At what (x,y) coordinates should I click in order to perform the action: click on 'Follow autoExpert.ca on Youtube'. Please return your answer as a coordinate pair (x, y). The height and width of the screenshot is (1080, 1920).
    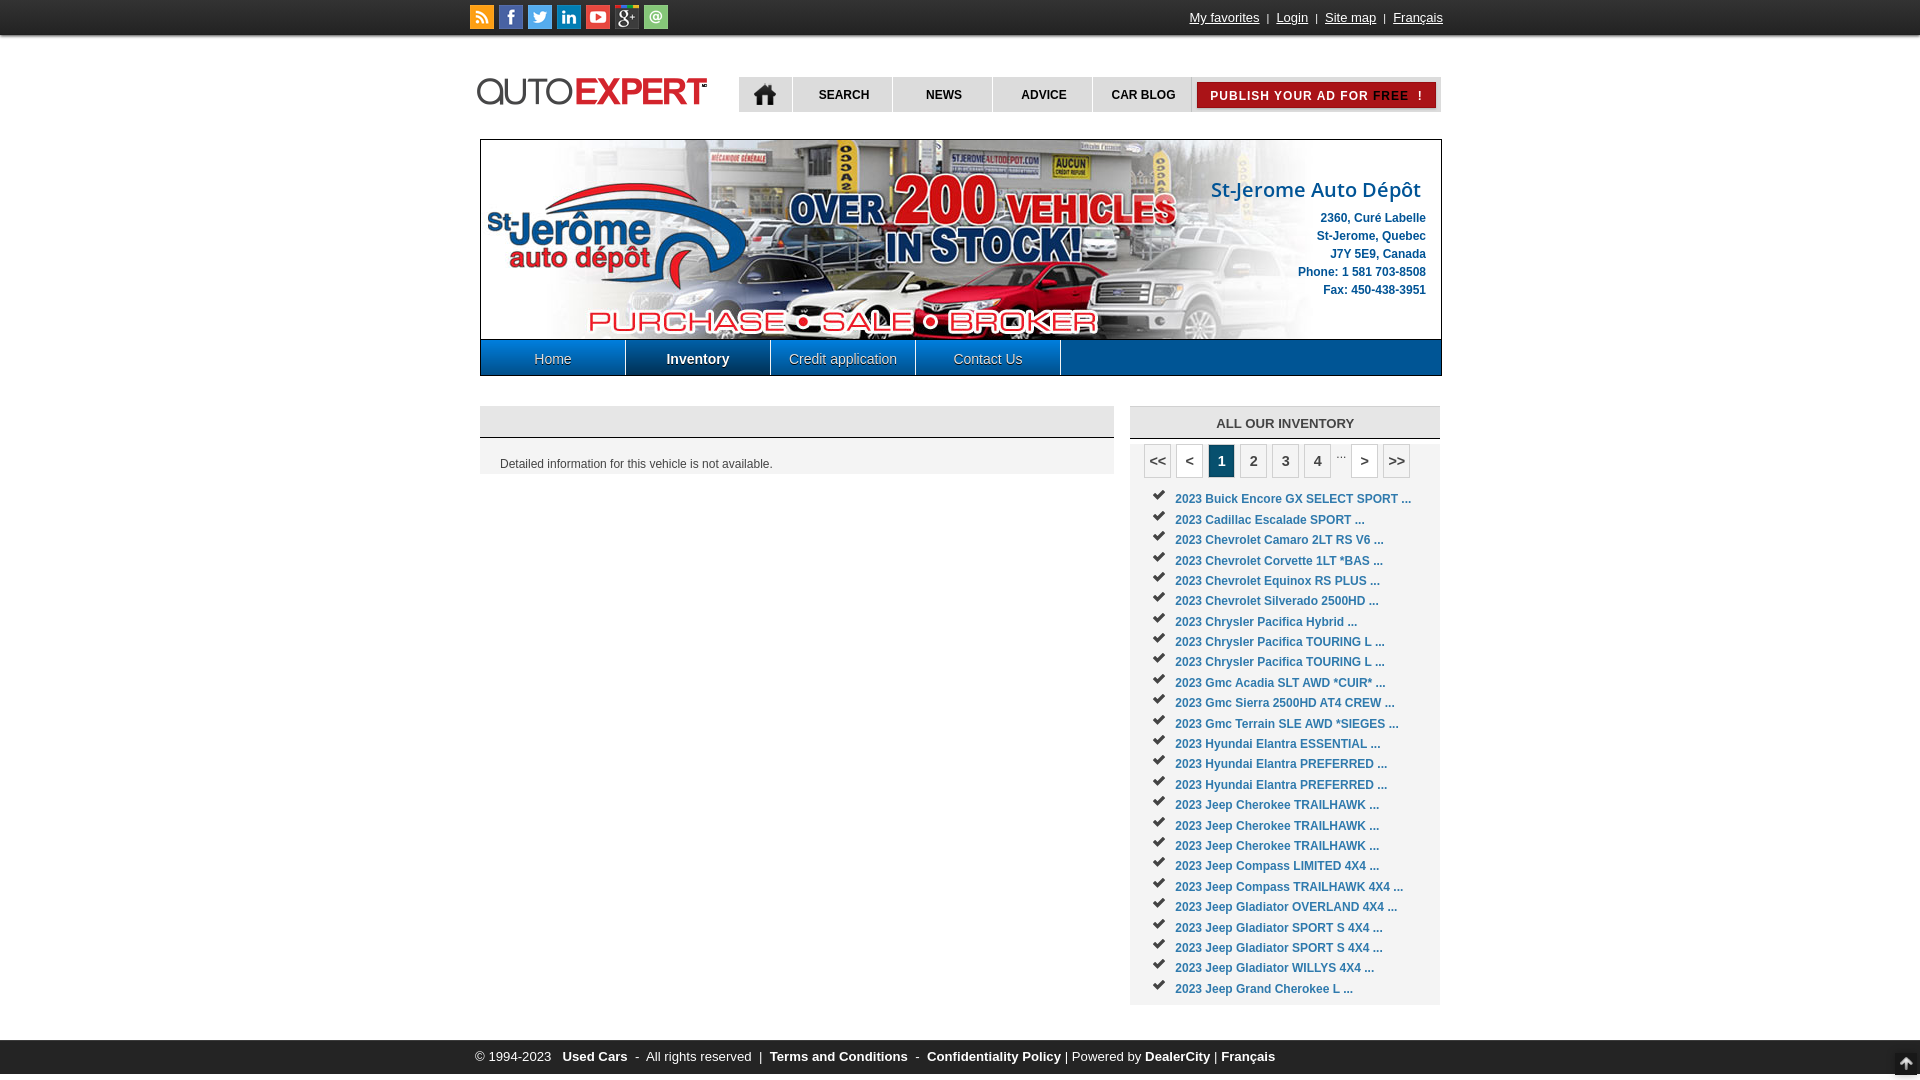
    Looking at the image, I should click on (597, 24).